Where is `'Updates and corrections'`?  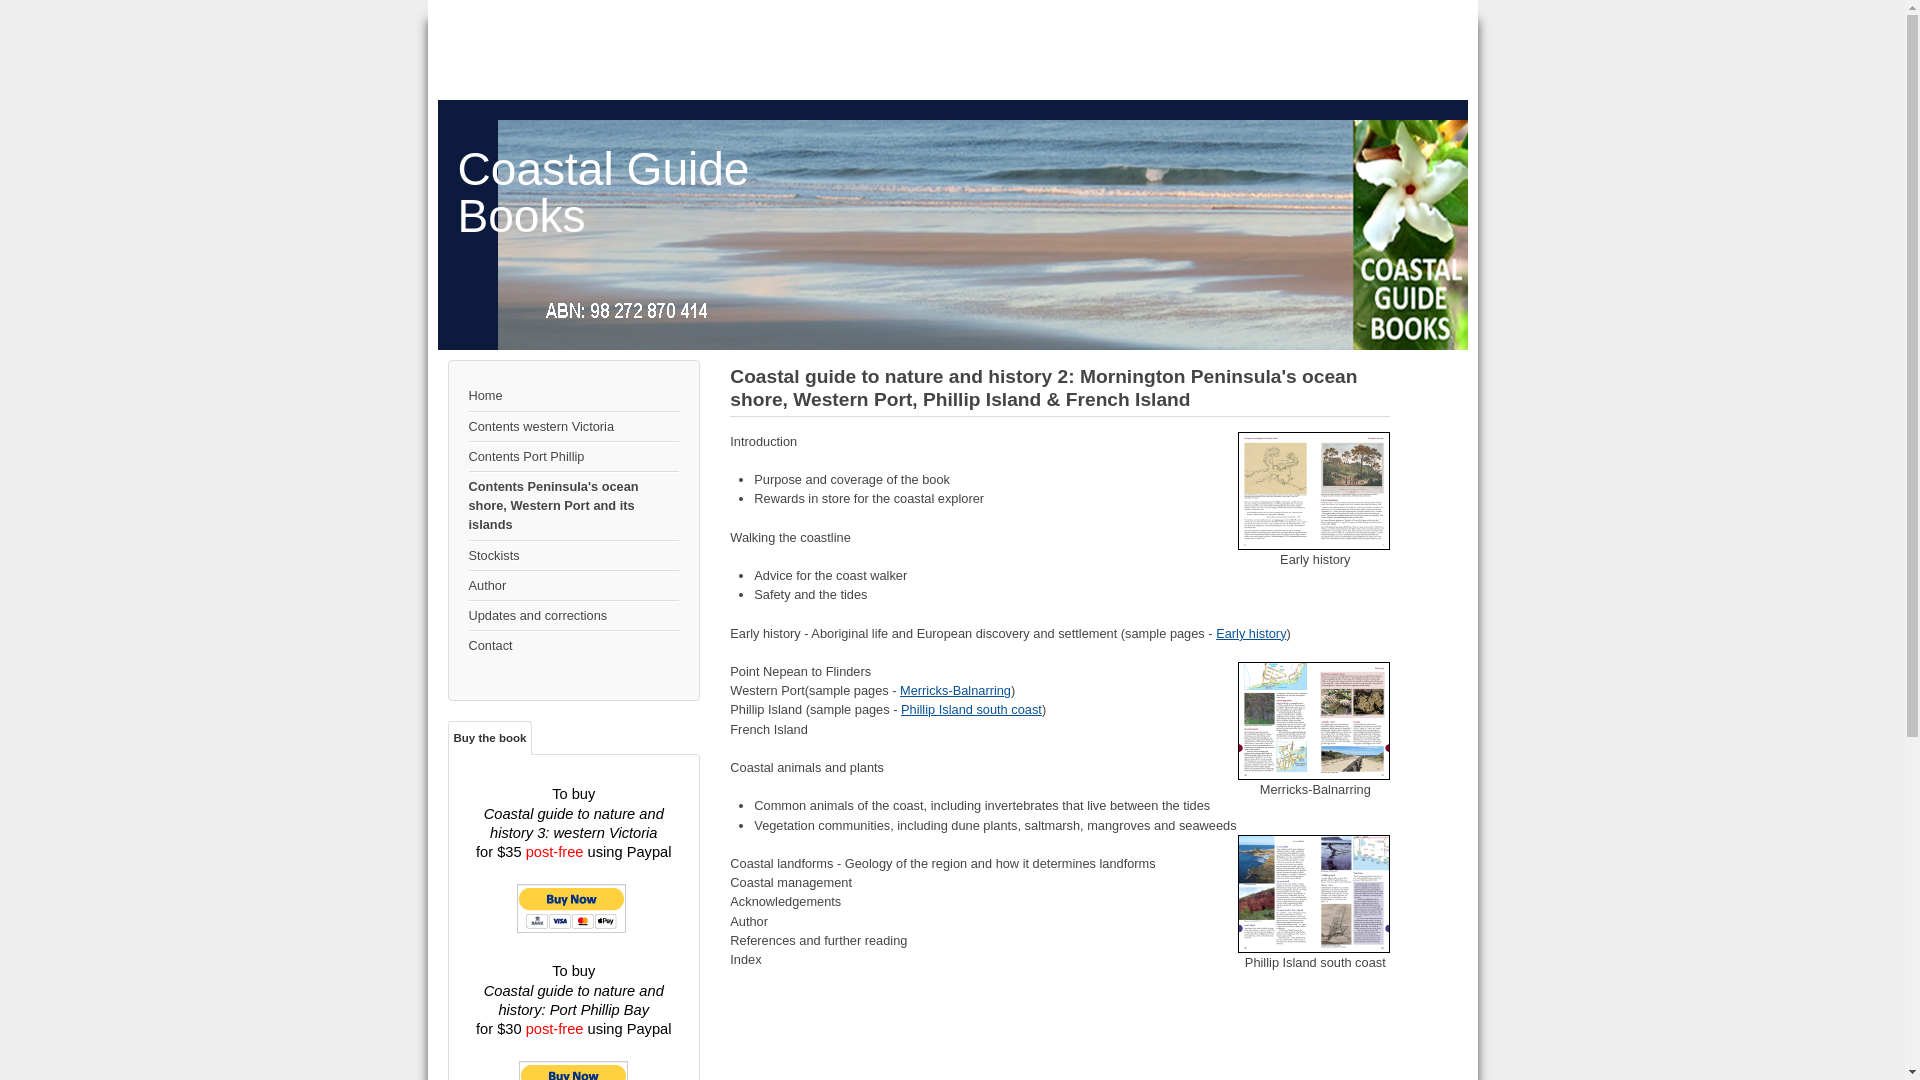
'Updates and corrections' is located at coordinates (572, 615).